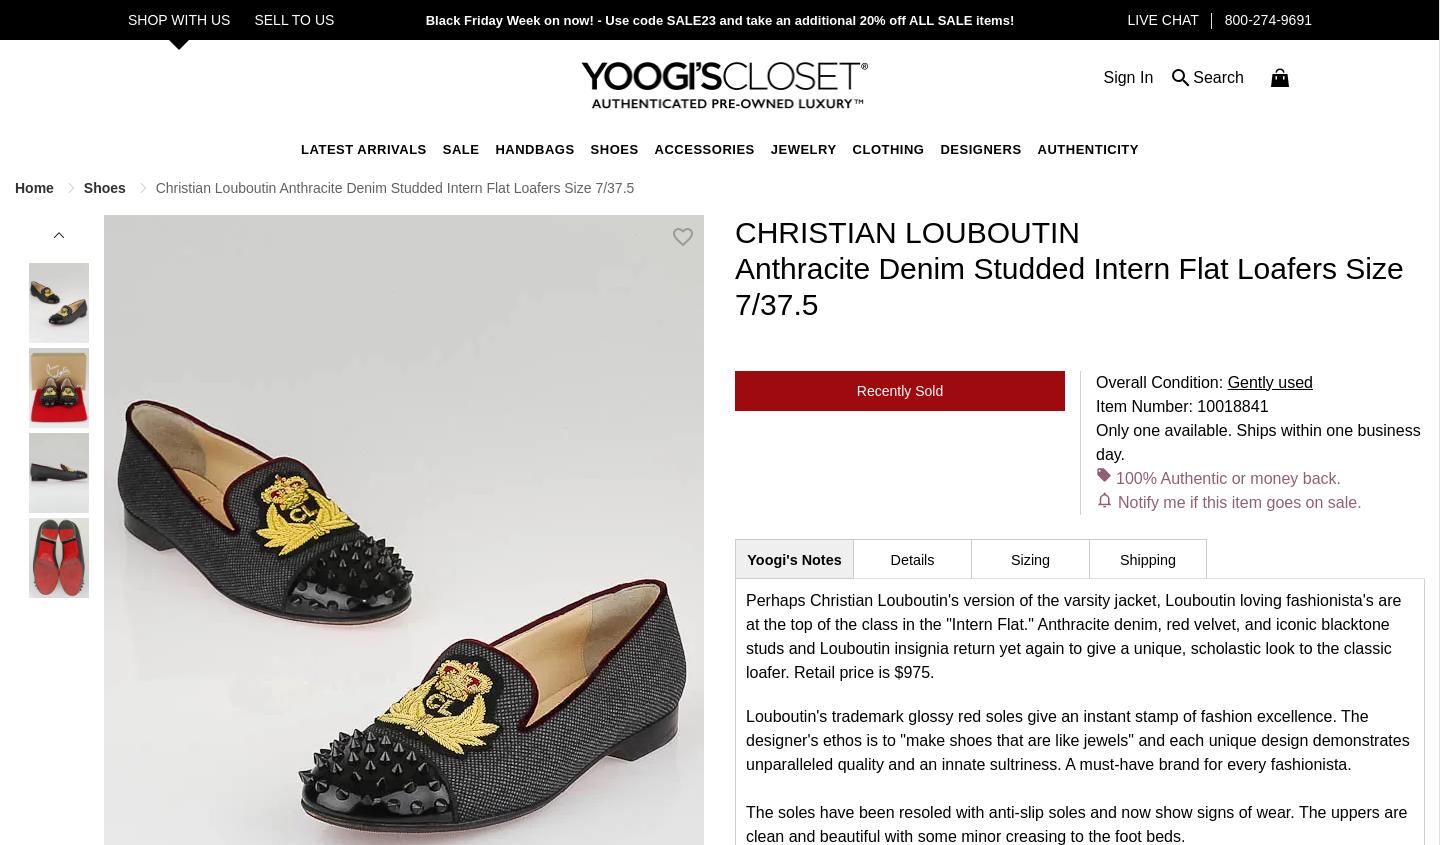  I want to click on 'SELL', so click(271, 19).